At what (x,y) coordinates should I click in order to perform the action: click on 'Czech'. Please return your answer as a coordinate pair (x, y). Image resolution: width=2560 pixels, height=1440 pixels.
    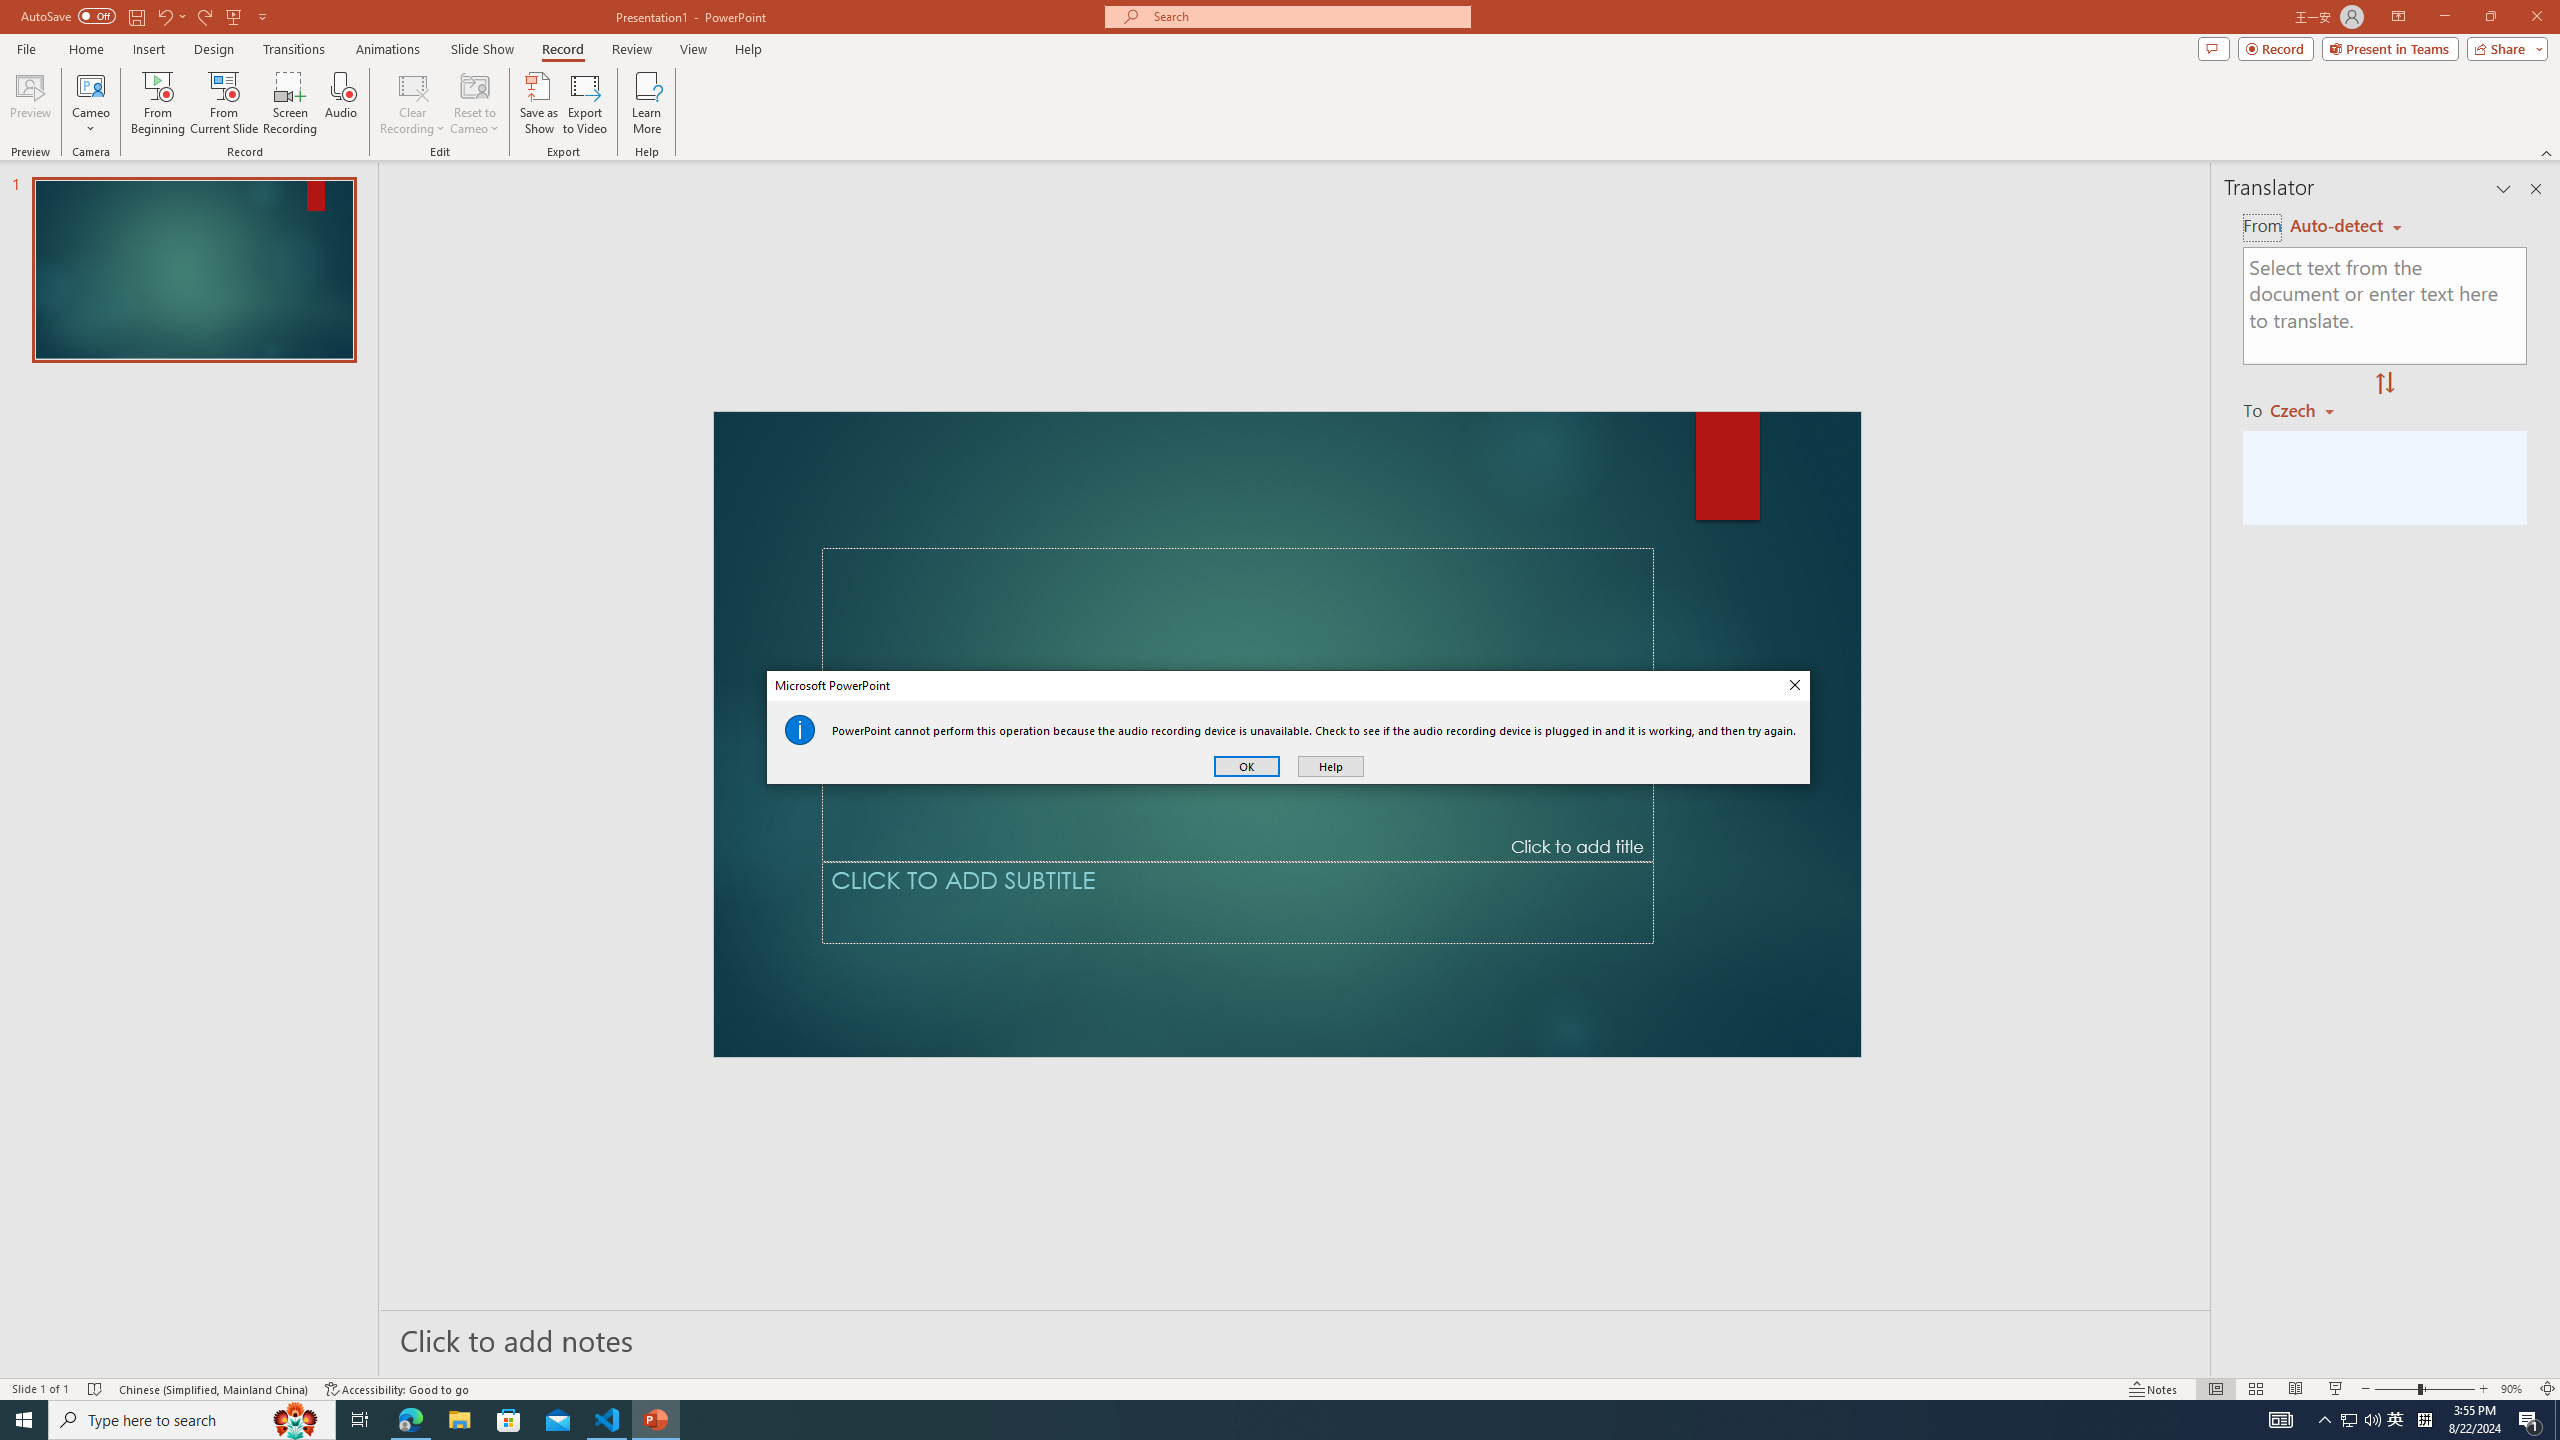
    Looking at the image, I should click on (2310, 409).